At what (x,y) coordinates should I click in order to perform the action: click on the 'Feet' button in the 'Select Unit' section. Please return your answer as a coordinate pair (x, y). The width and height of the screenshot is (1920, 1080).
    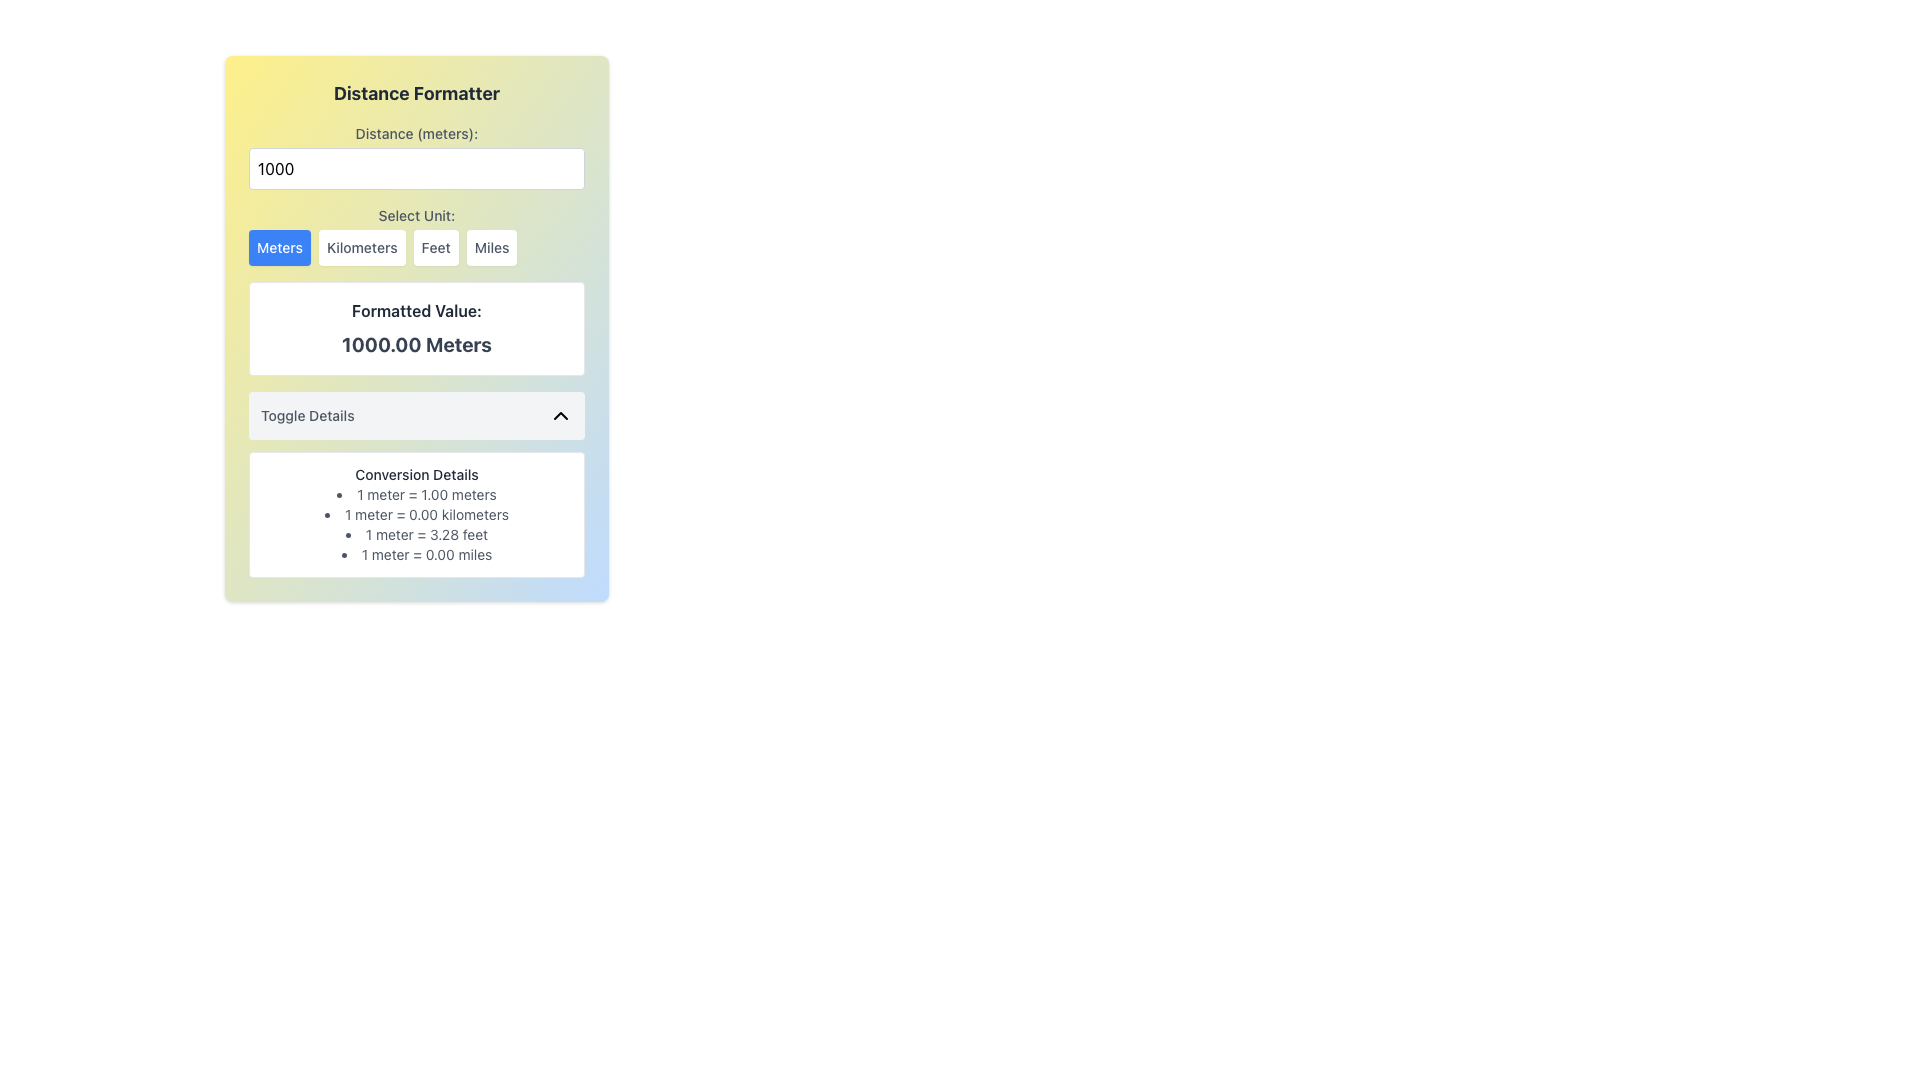
    Looking at the image, I should click on (435, 246).